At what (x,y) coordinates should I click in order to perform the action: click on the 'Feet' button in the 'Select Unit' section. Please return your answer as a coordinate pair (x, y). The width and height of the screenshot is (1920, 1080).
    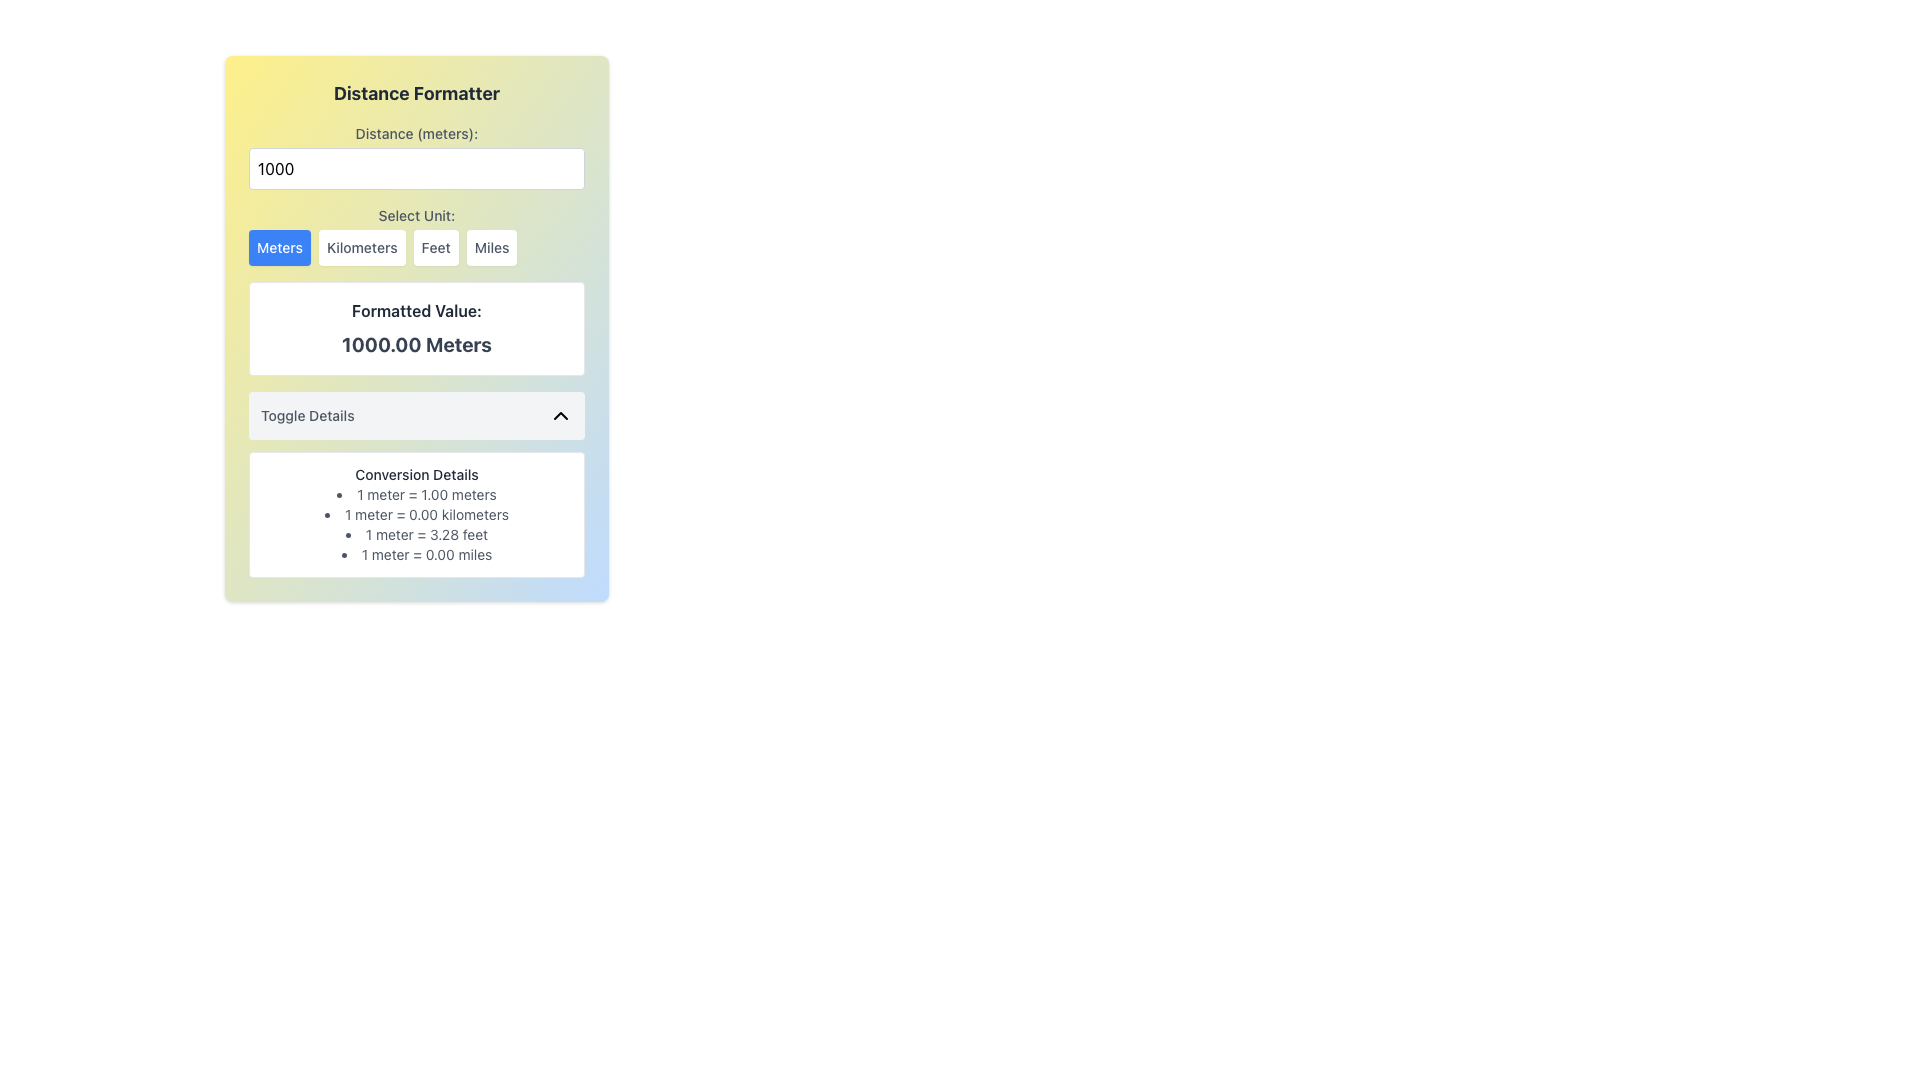
    Looking at the image, I should click on (435, 246).